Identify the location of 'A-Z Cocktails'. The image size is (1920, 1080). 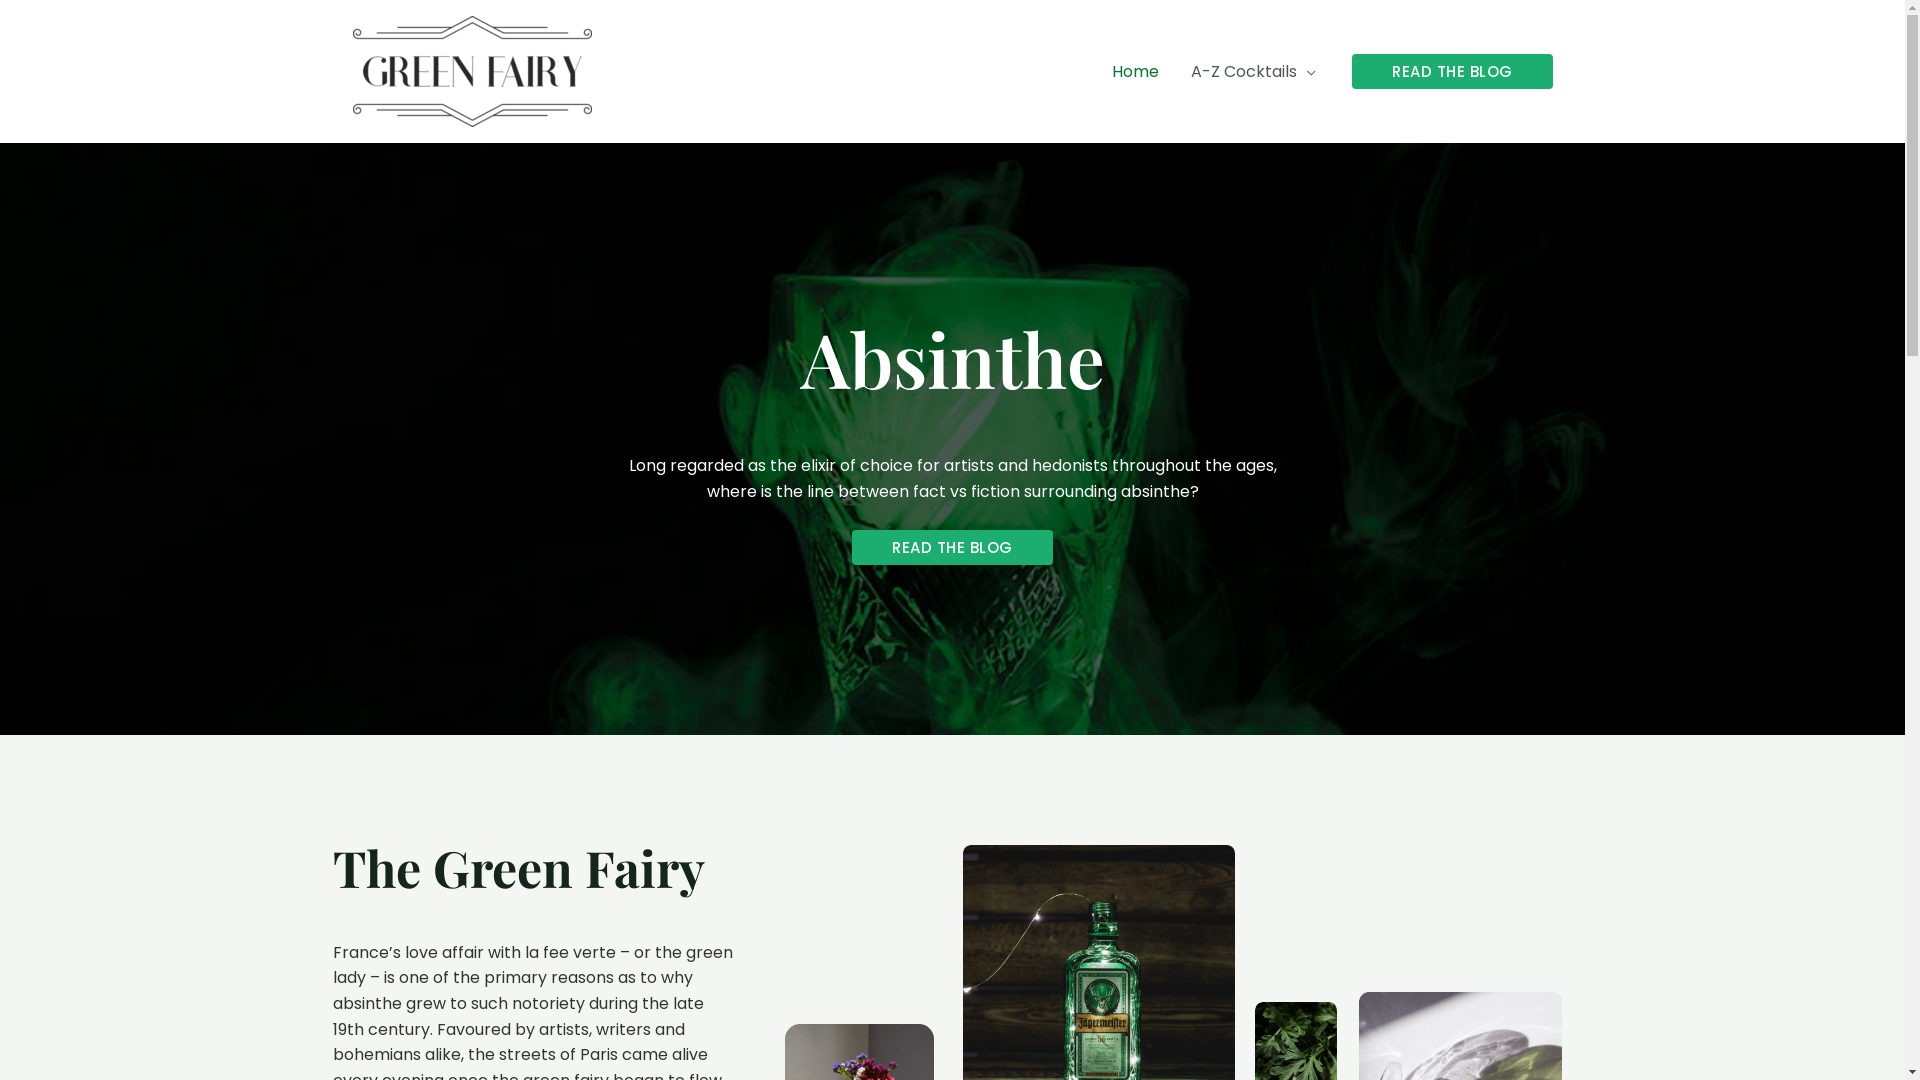
(1252, 69).